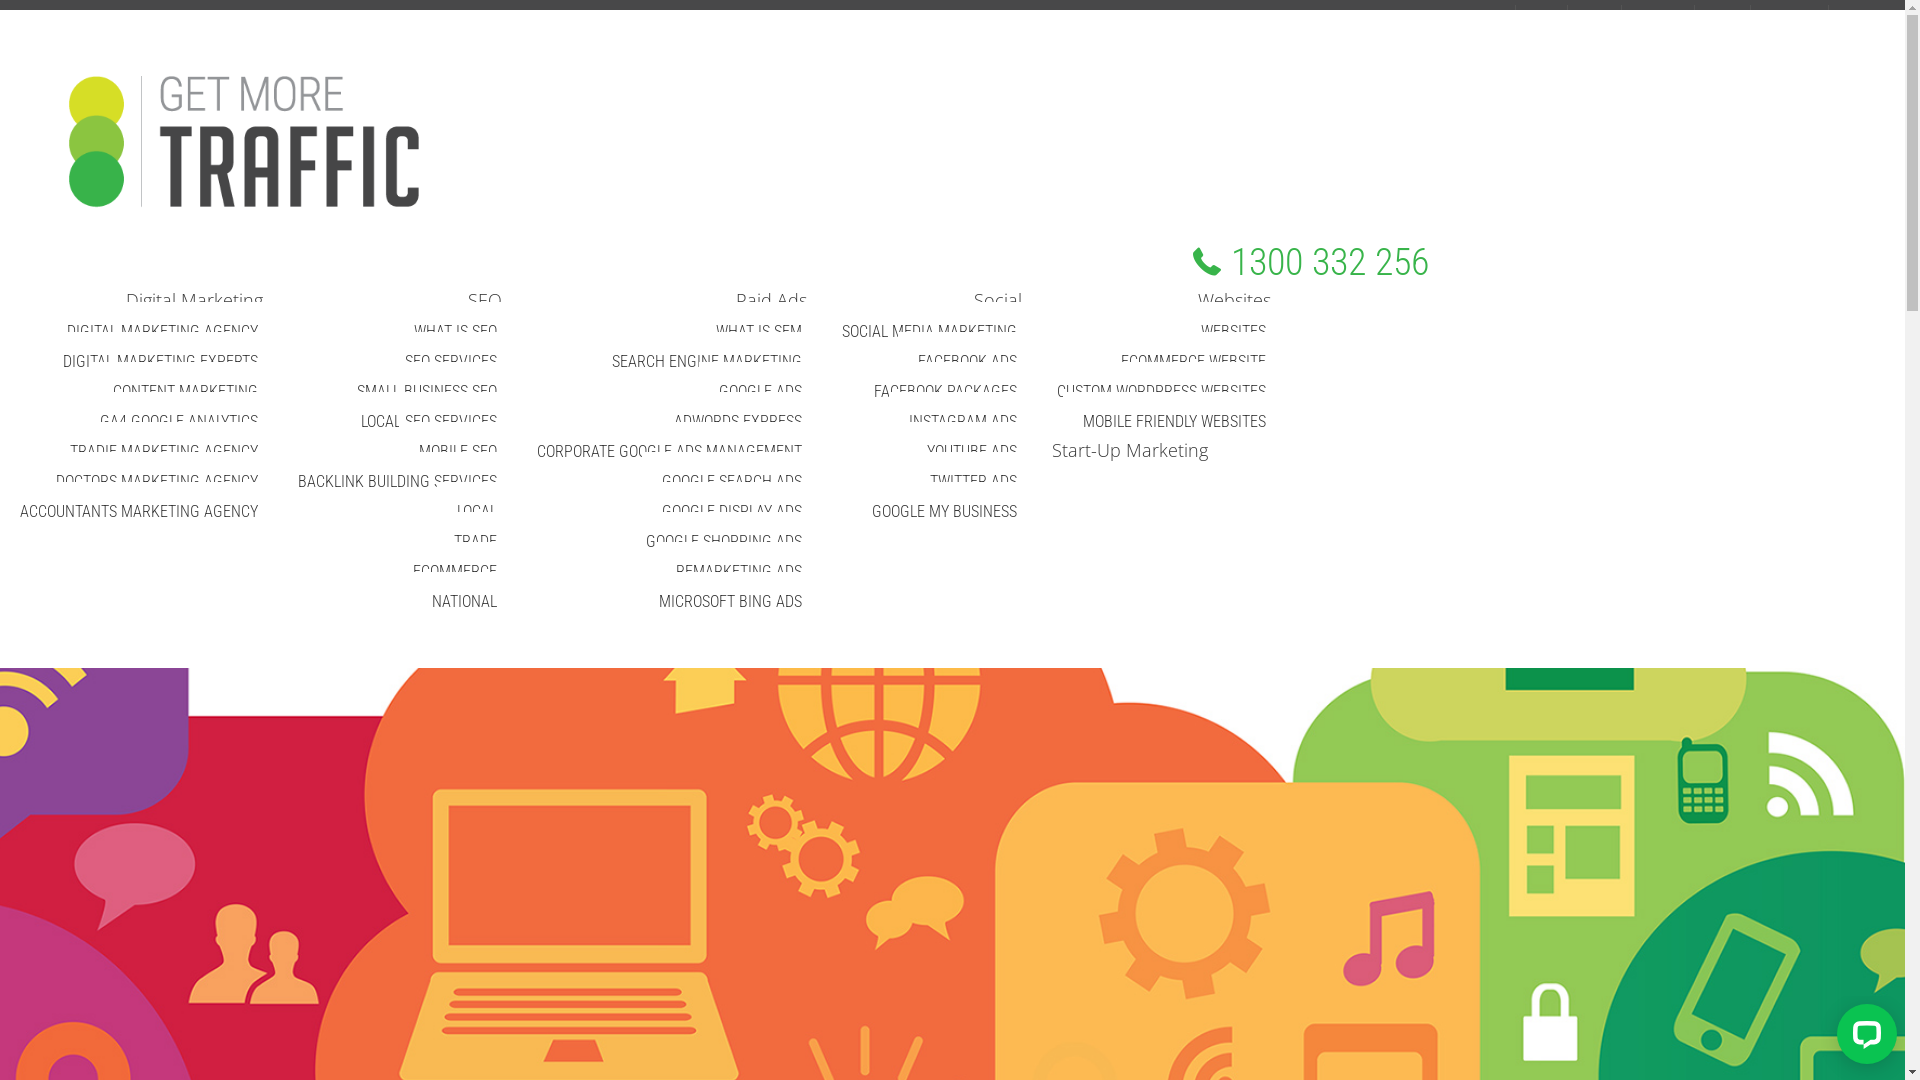  Describe the element at coordinates (967, 361) in the screenshot. I see `'FACEBOOK ADS'` at that location.